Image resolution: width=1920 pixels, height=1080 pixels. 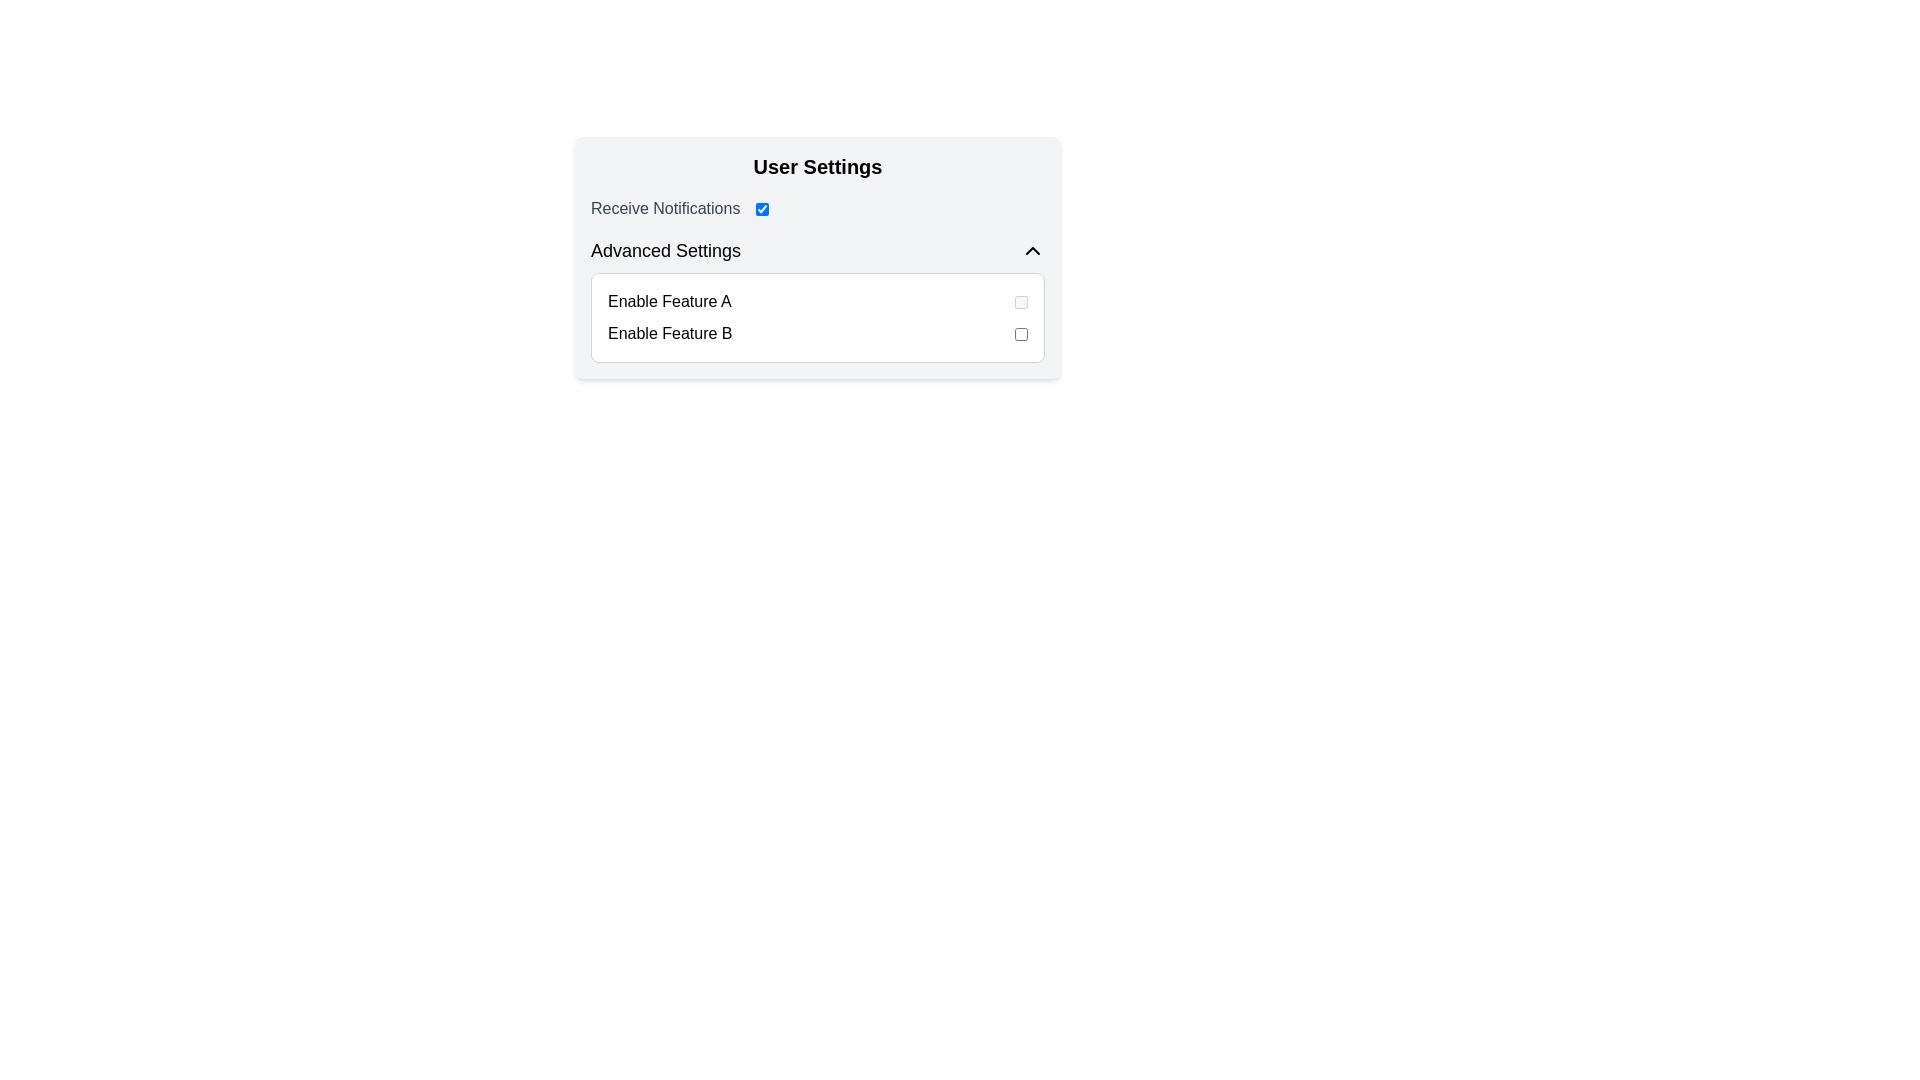 What do you see at coordinates (1021, 333) in the screenshot?
I see `the toggle switch for 'Feature B' to change its state between enabled and disabled` at bounding box center [1021, 333].